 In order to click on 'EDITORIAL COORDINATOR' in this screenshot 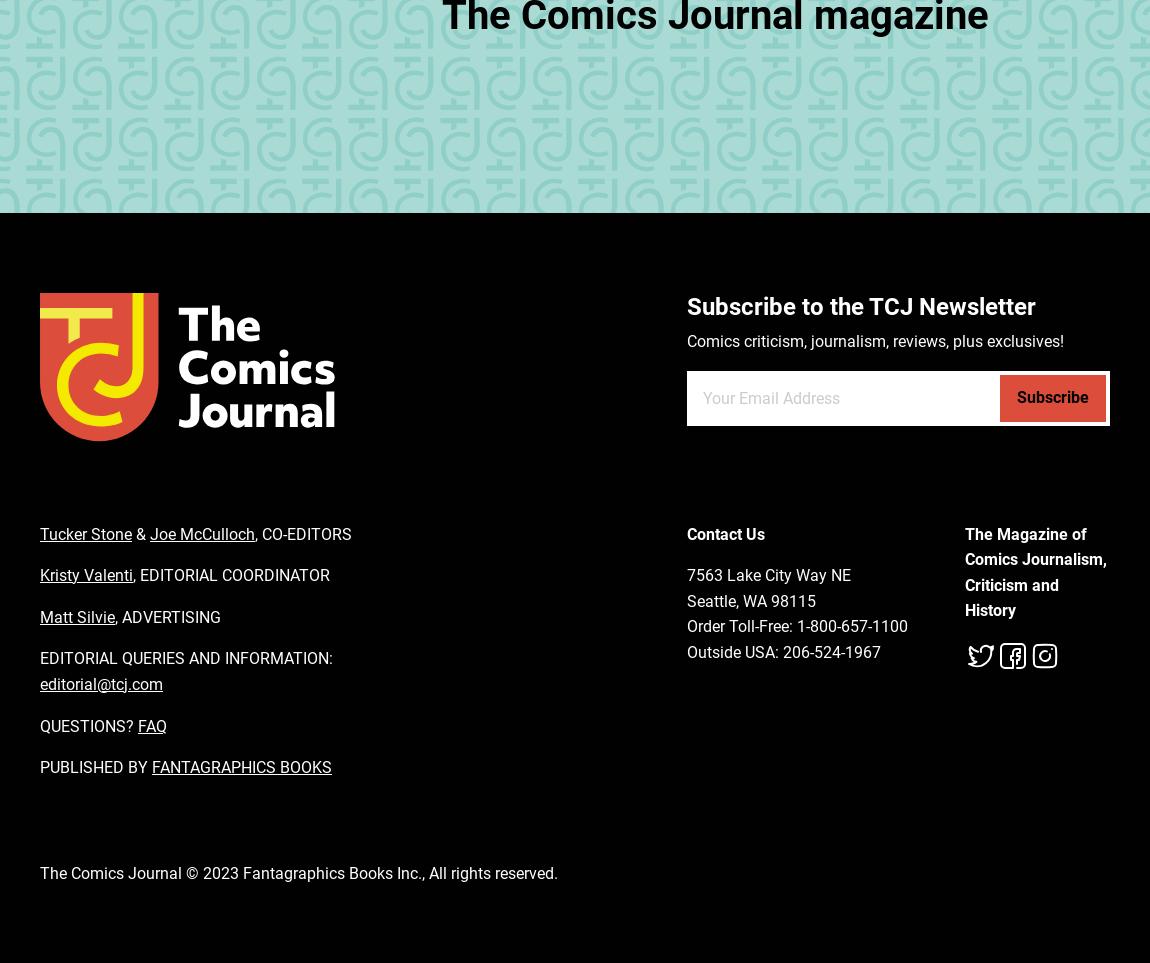, I will do `click(233, 575)`.